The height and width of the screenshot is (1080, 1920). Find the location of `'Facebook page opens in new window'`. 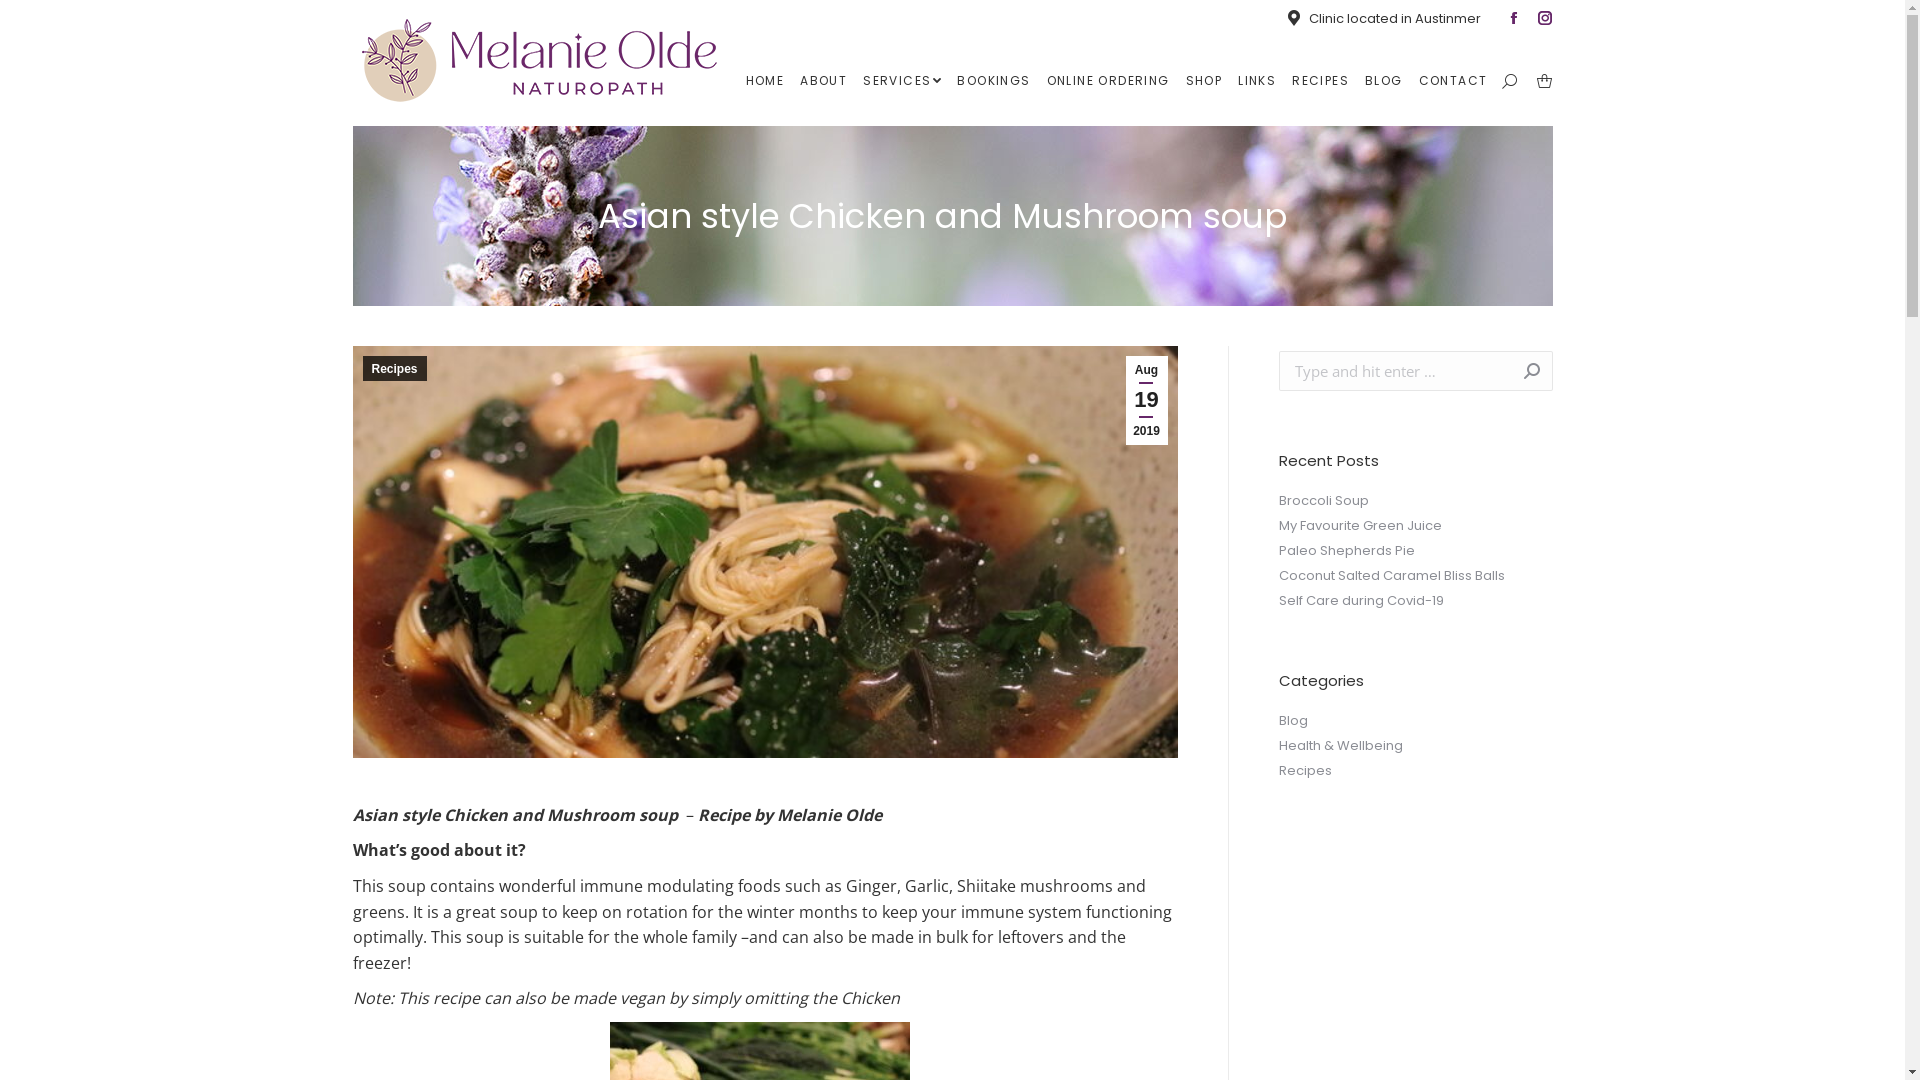

'Facebook page opens in new window' is located at coordinates (1512, 18).